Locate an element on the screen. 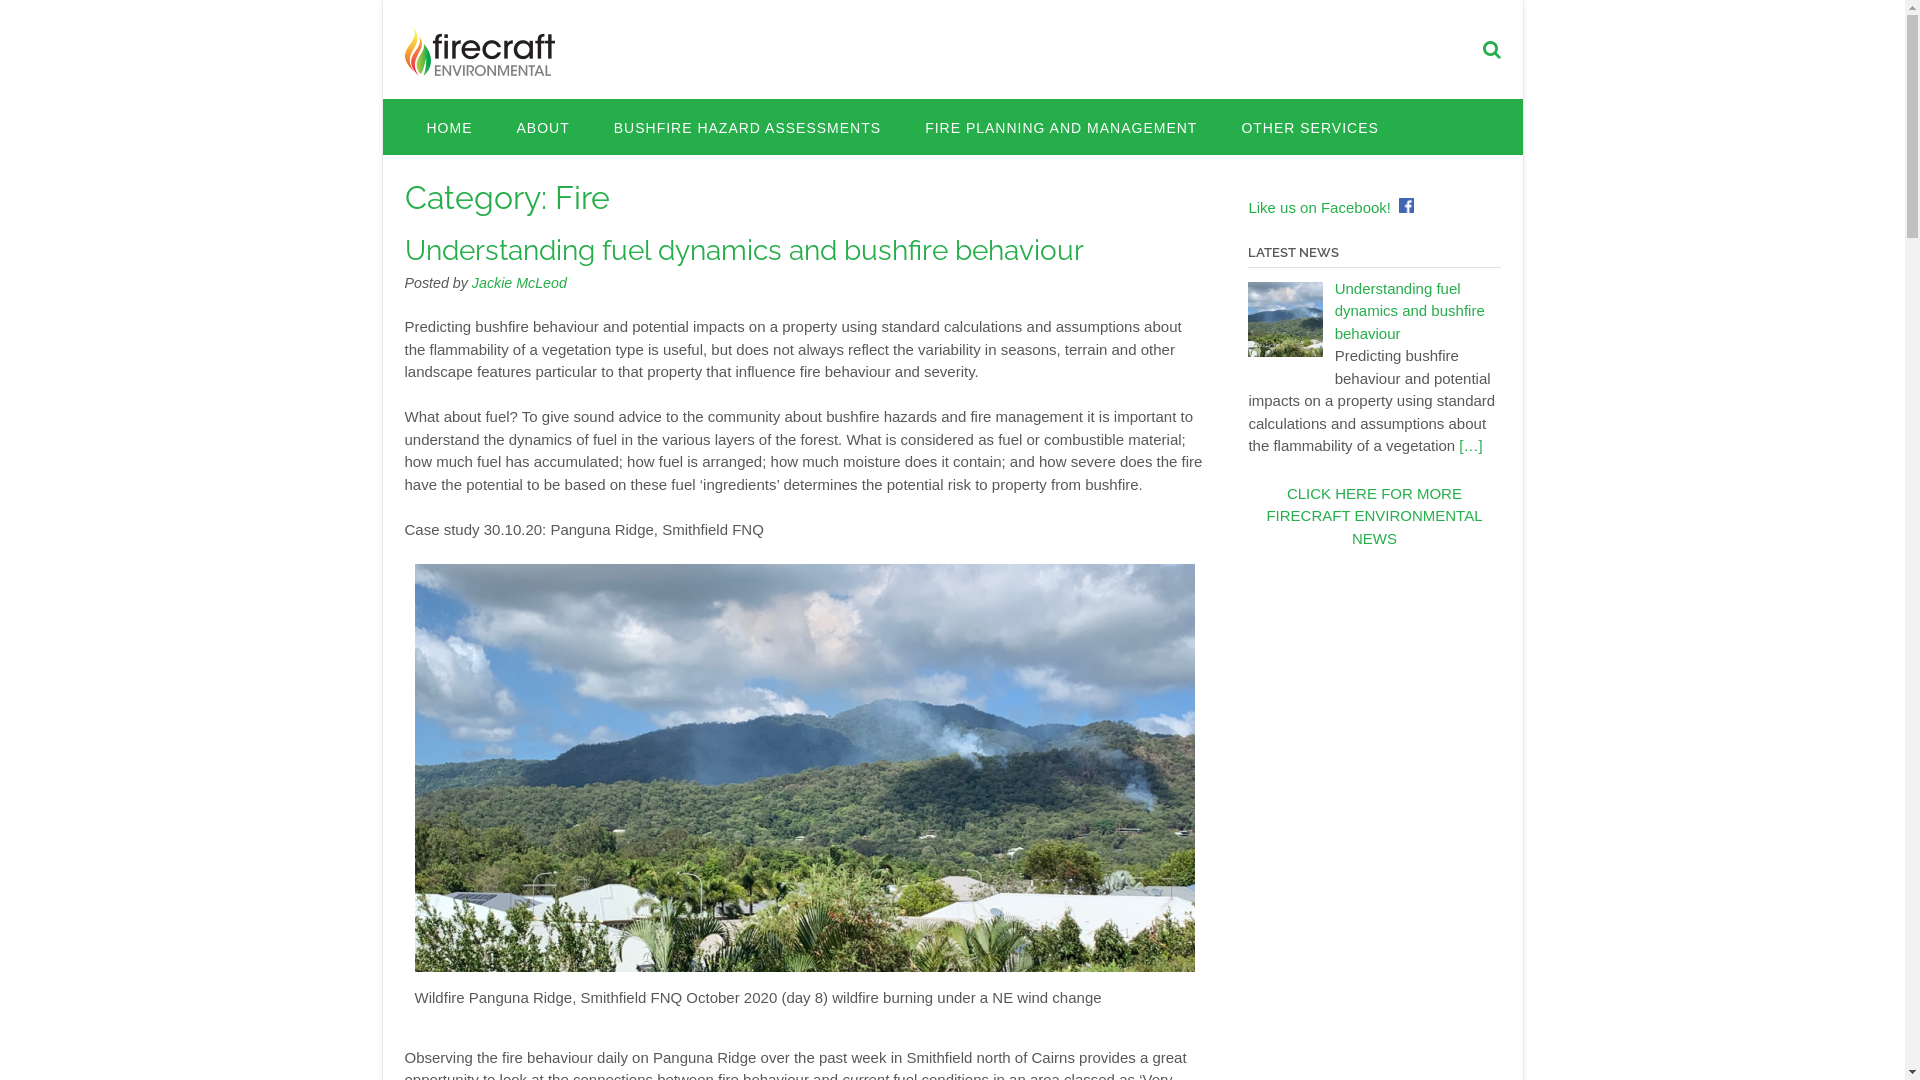 The height and width of the screenshot is (1080, 1920). 'Search our website' is located at coordinates (1491, 48).